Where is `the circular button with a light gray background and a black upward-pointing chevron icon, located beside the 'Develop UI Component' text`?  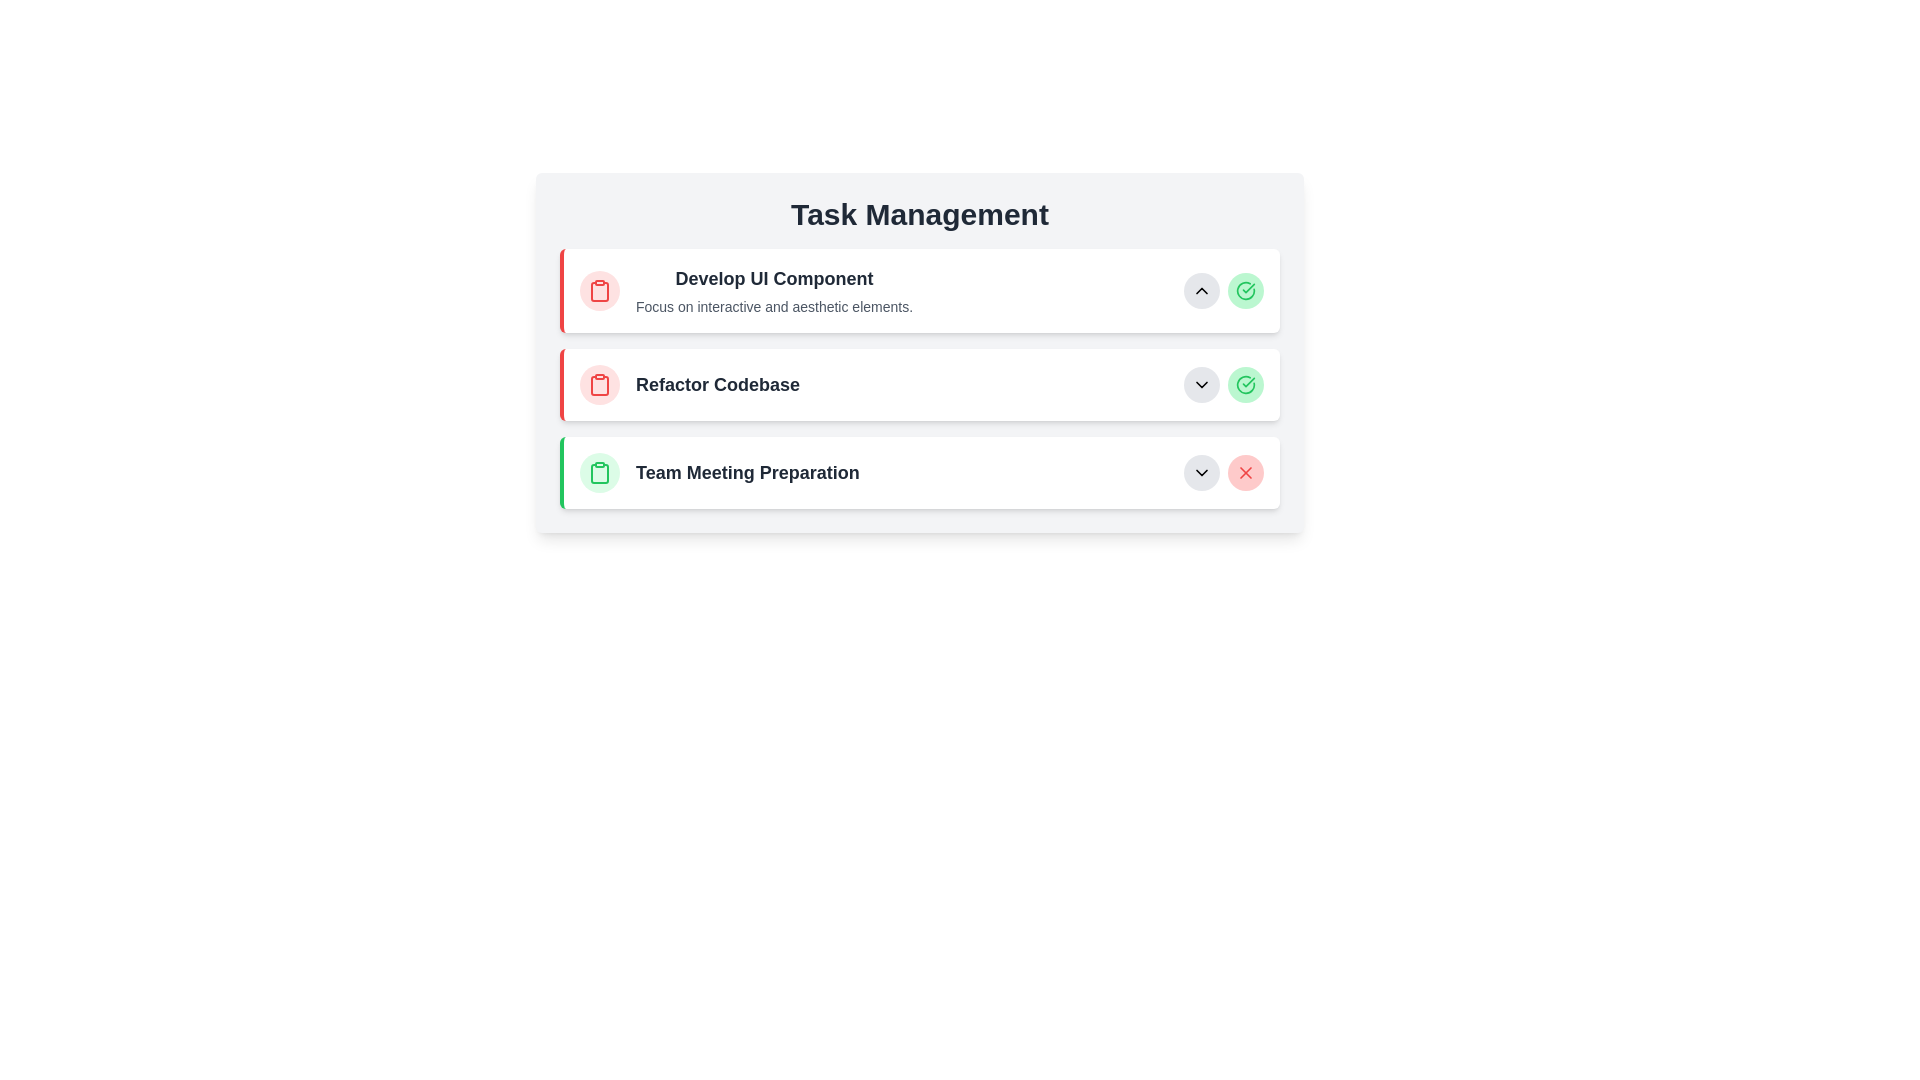
the circular button with a light gray background and a black upward-pointing chevron icon, located beside the 'Develop UI Component' text is located at coordinates (1200, 290).